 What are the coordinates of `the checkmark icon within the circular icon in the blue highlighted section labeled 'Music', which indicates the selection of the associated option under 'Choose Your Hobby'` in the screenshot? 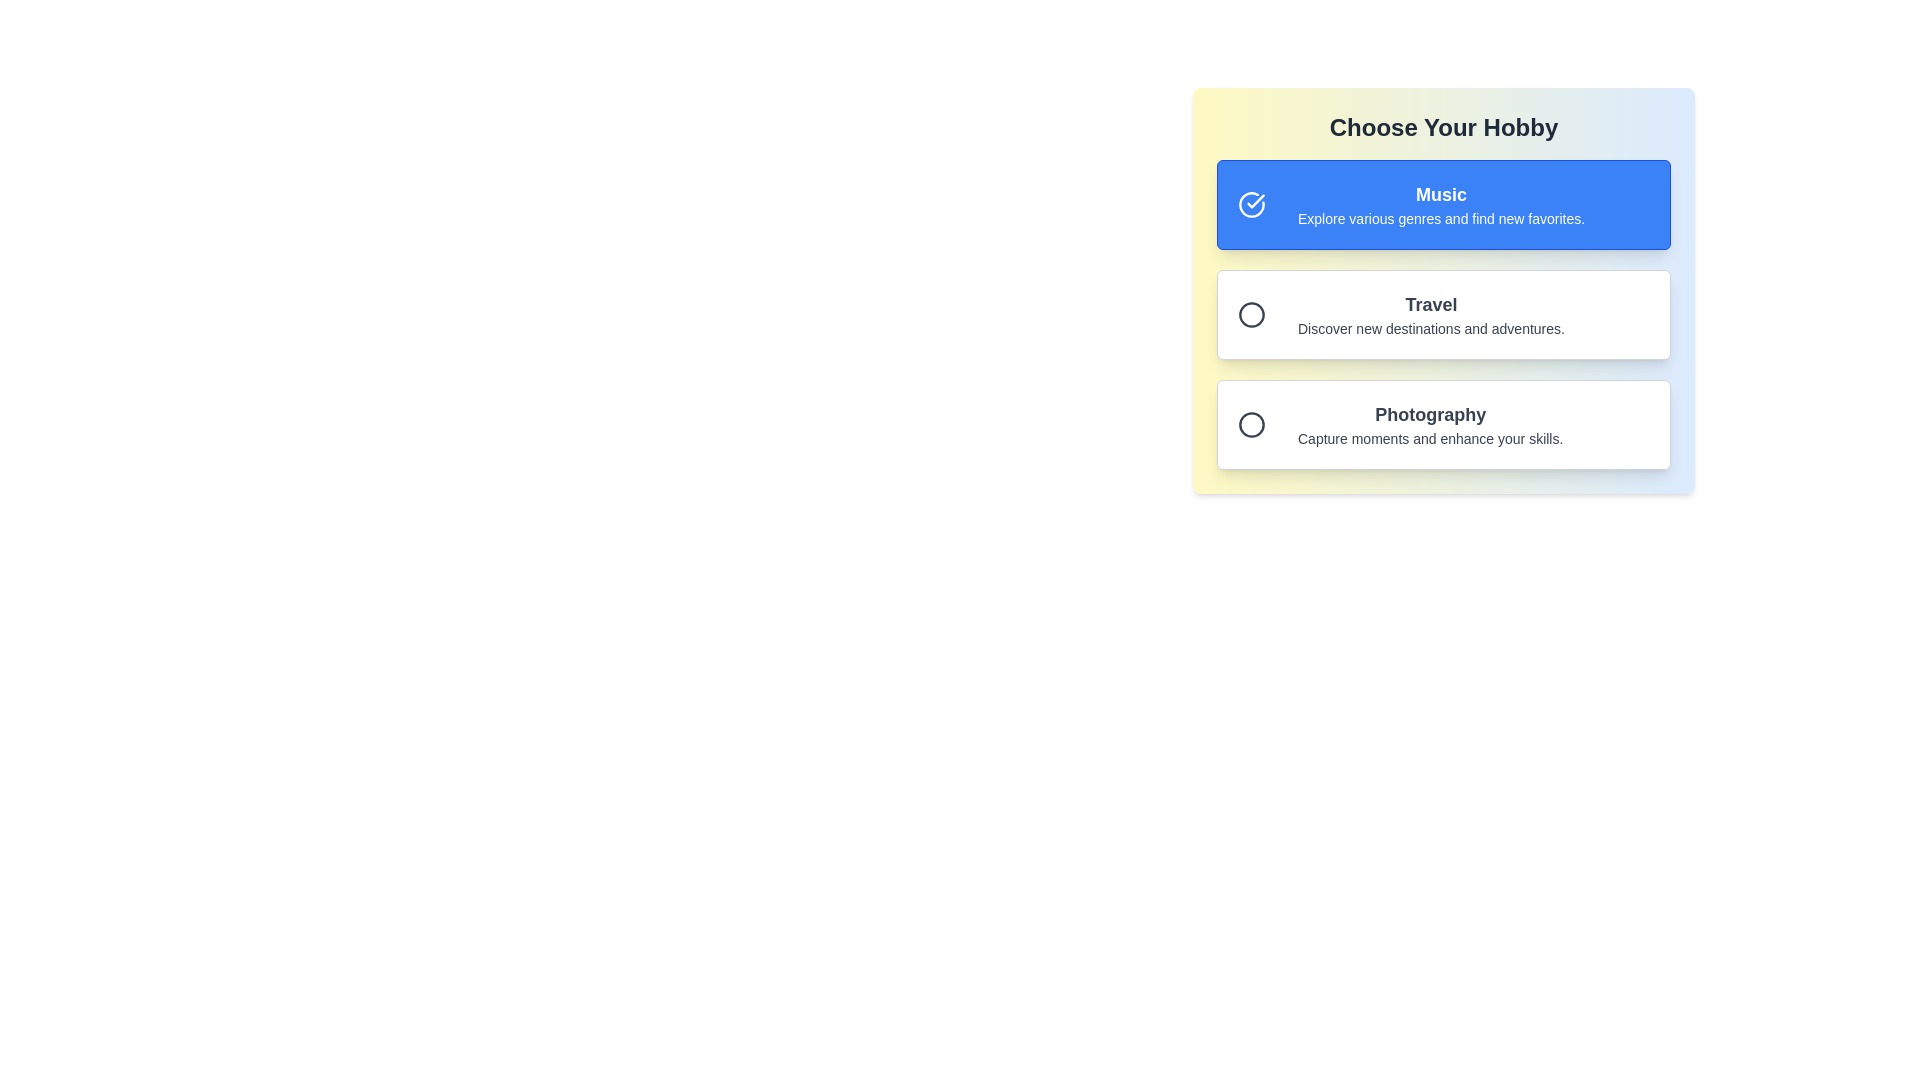 It's located at (1255, 201).